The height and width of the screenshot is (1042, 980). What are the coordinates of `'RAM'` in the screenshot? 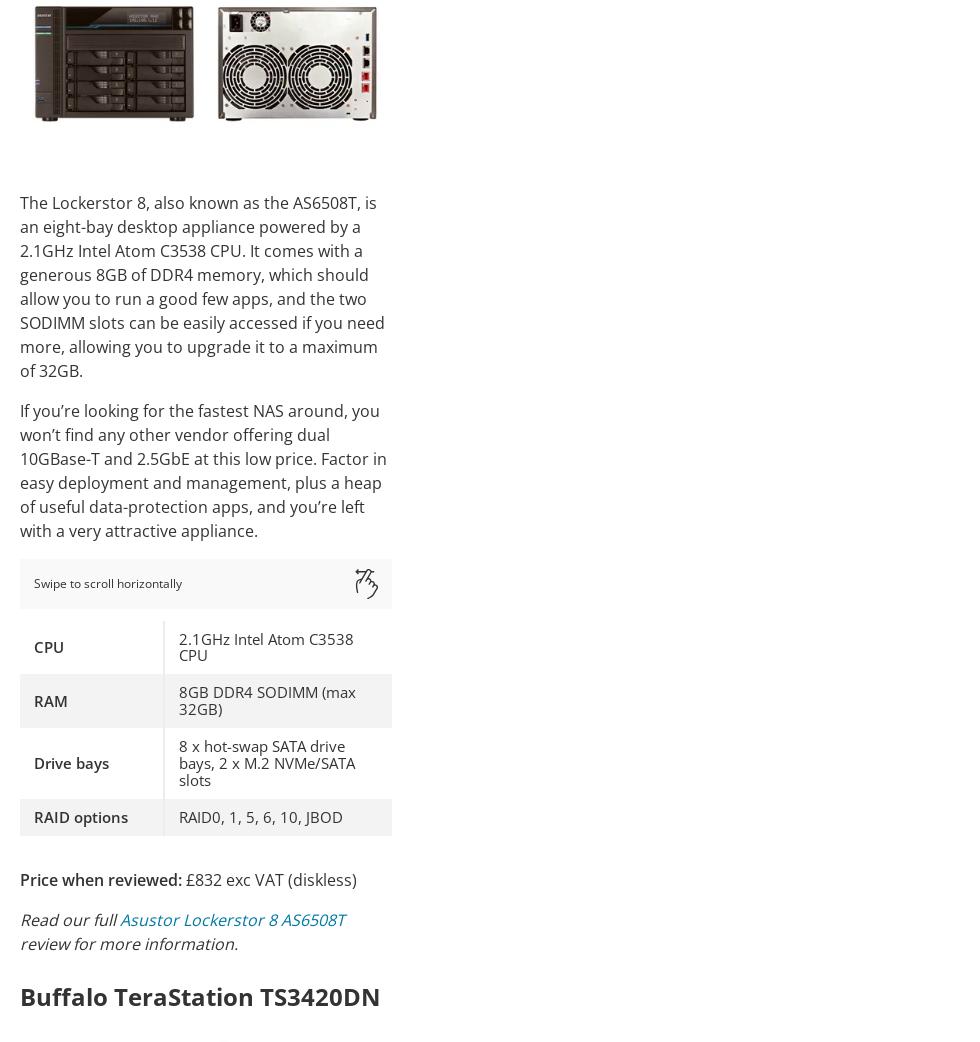 It's located at (50, 699).